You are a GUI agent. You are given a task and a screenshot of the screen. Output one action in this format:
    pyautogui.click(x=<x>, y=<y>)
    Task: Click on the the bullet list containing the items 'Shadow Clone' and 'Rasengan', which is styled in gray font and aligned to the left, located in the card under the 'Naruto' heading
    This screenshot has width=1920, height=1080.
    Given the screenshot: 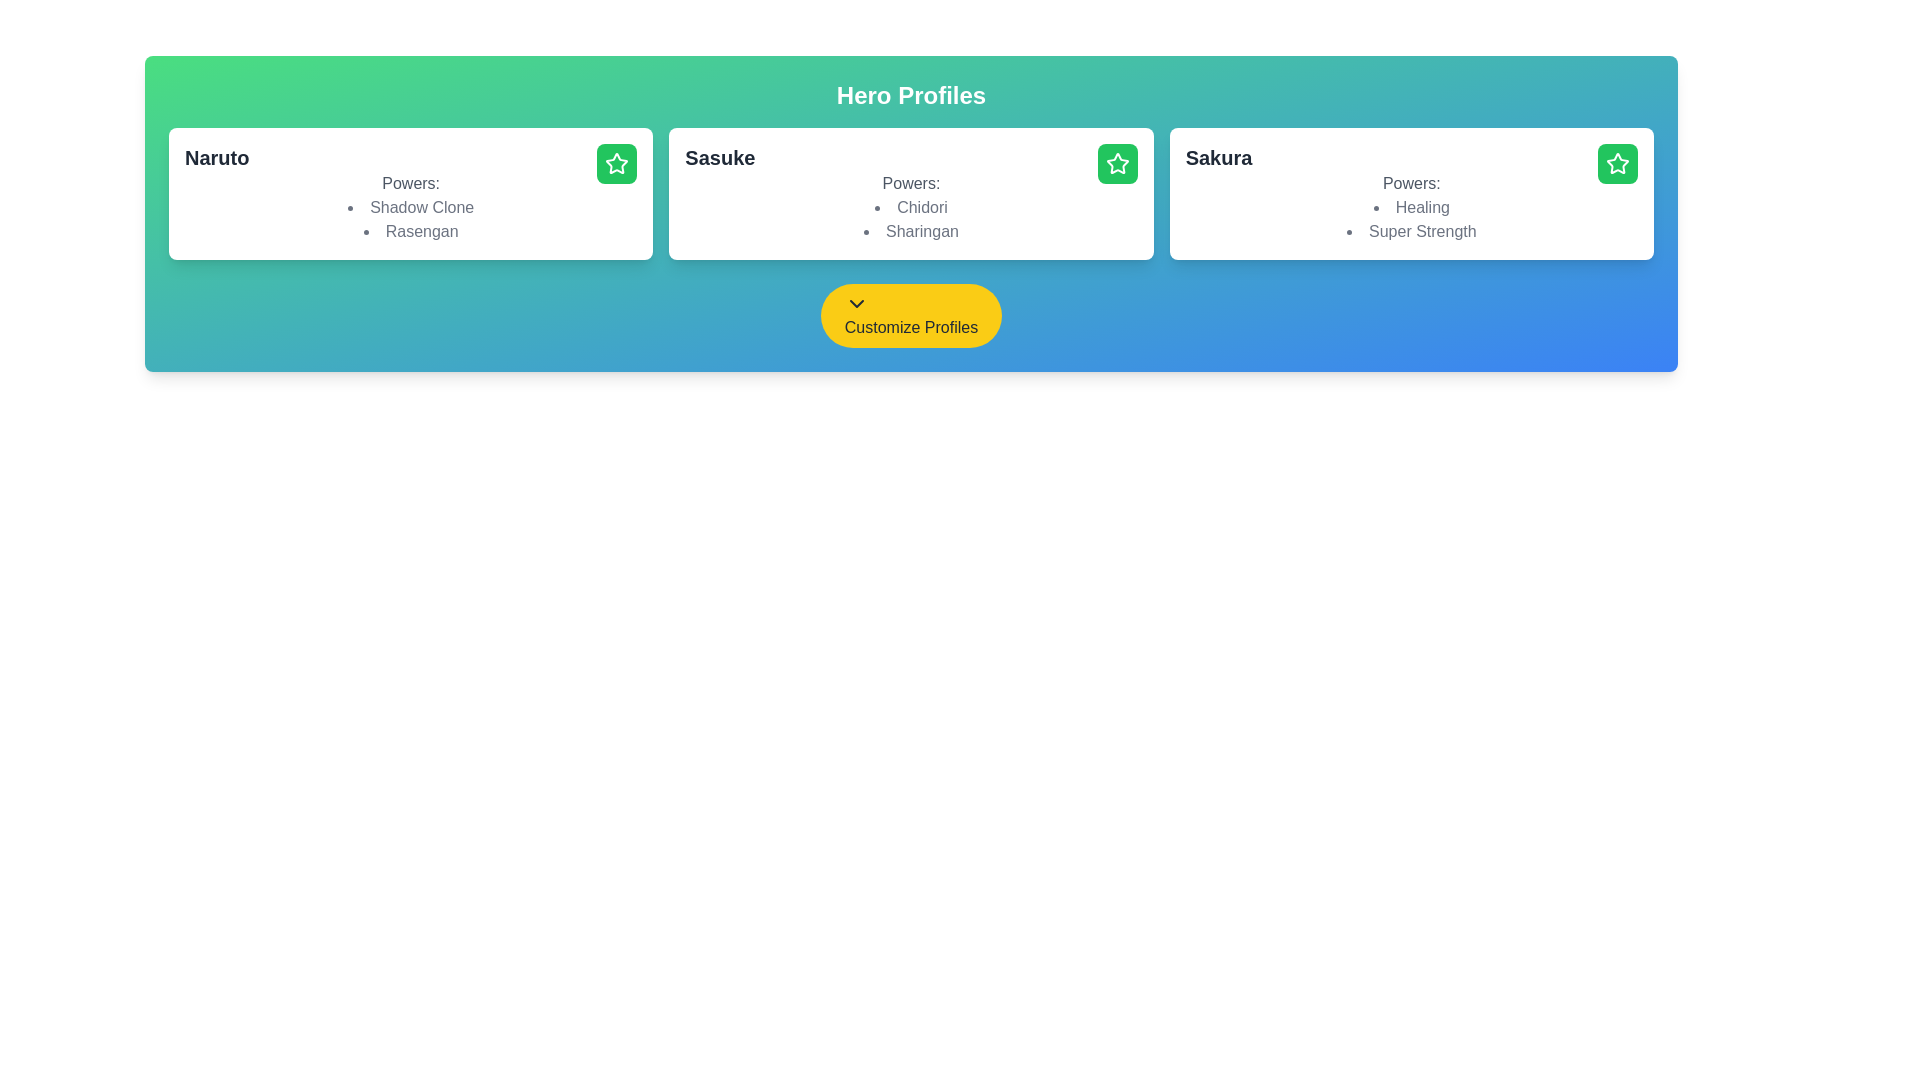 What is the action you would take?
    pyautogui.click(x=410, y=219)
    